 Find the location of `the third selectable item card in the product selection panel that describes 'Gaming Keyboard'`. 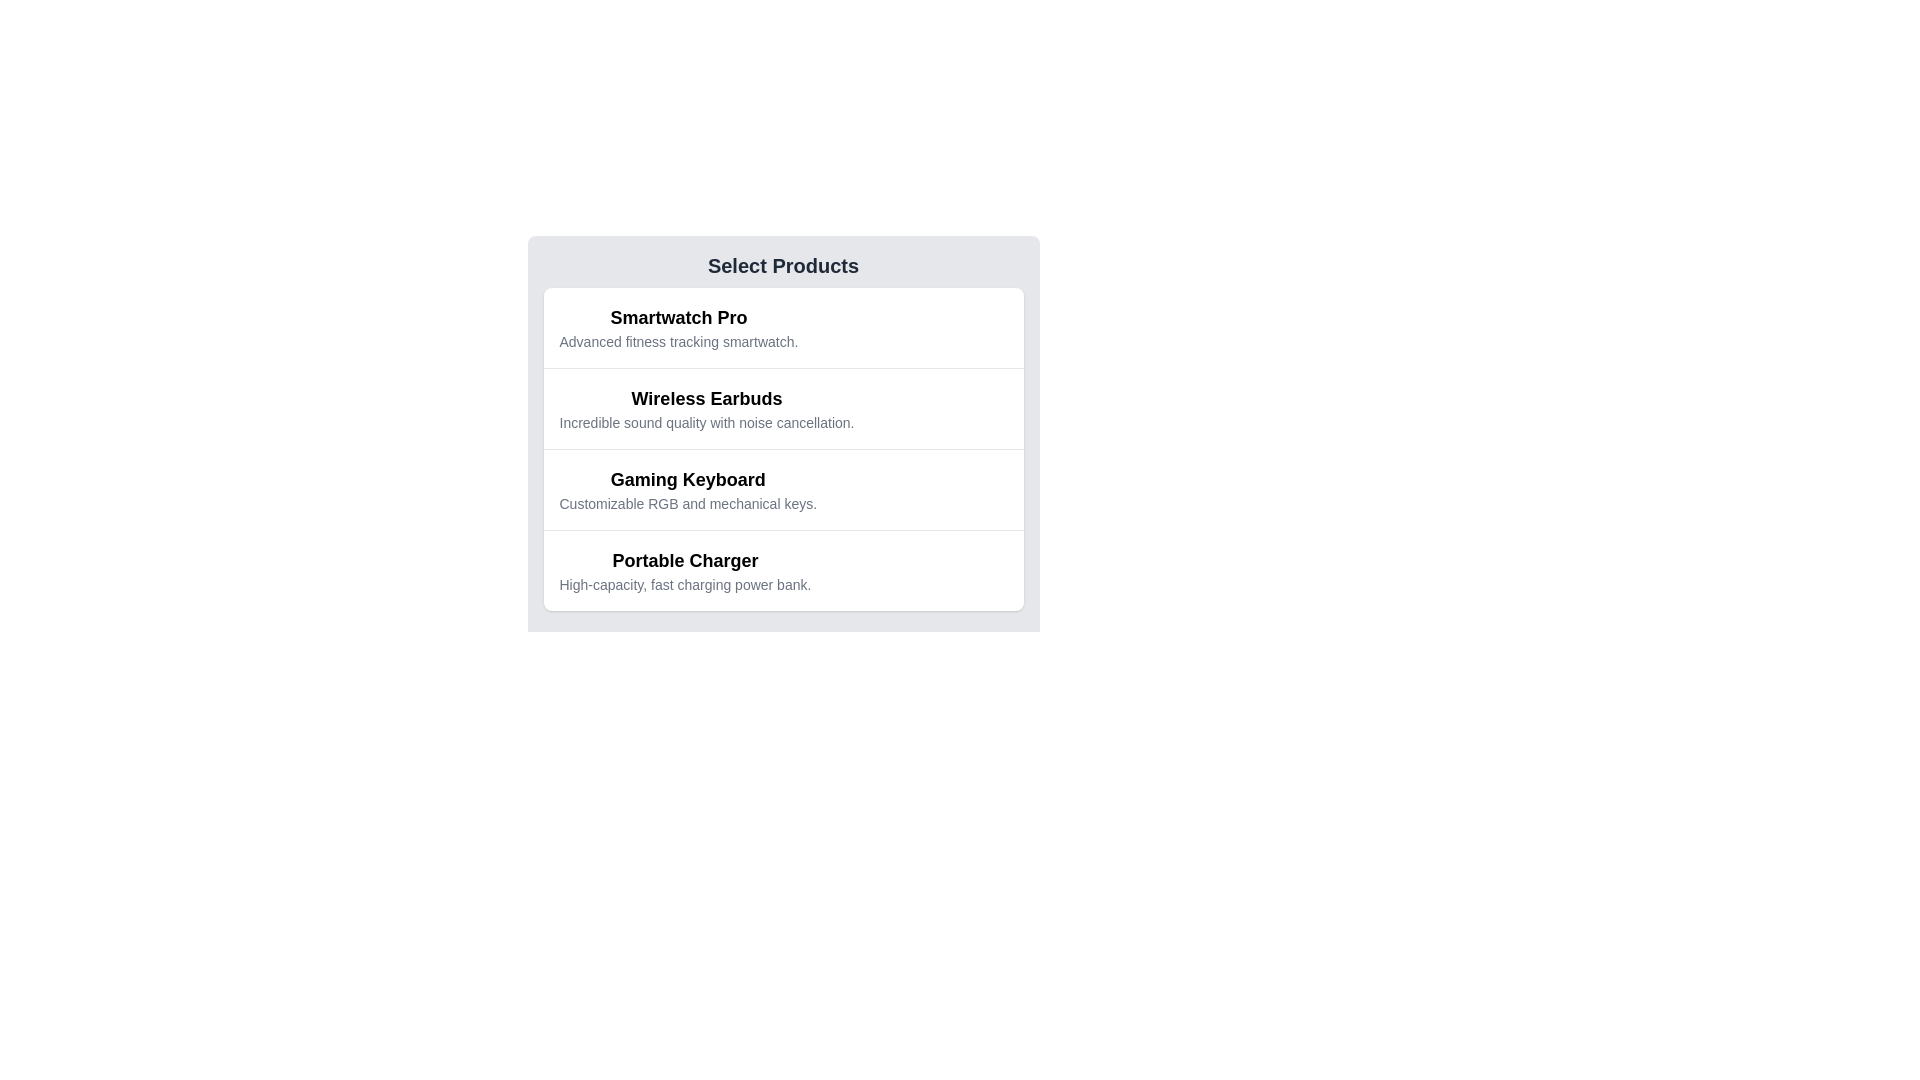

the third selectable item card in the product selection panel that describes 'Gaming Keyboard' is located at coordinates (782, 469).